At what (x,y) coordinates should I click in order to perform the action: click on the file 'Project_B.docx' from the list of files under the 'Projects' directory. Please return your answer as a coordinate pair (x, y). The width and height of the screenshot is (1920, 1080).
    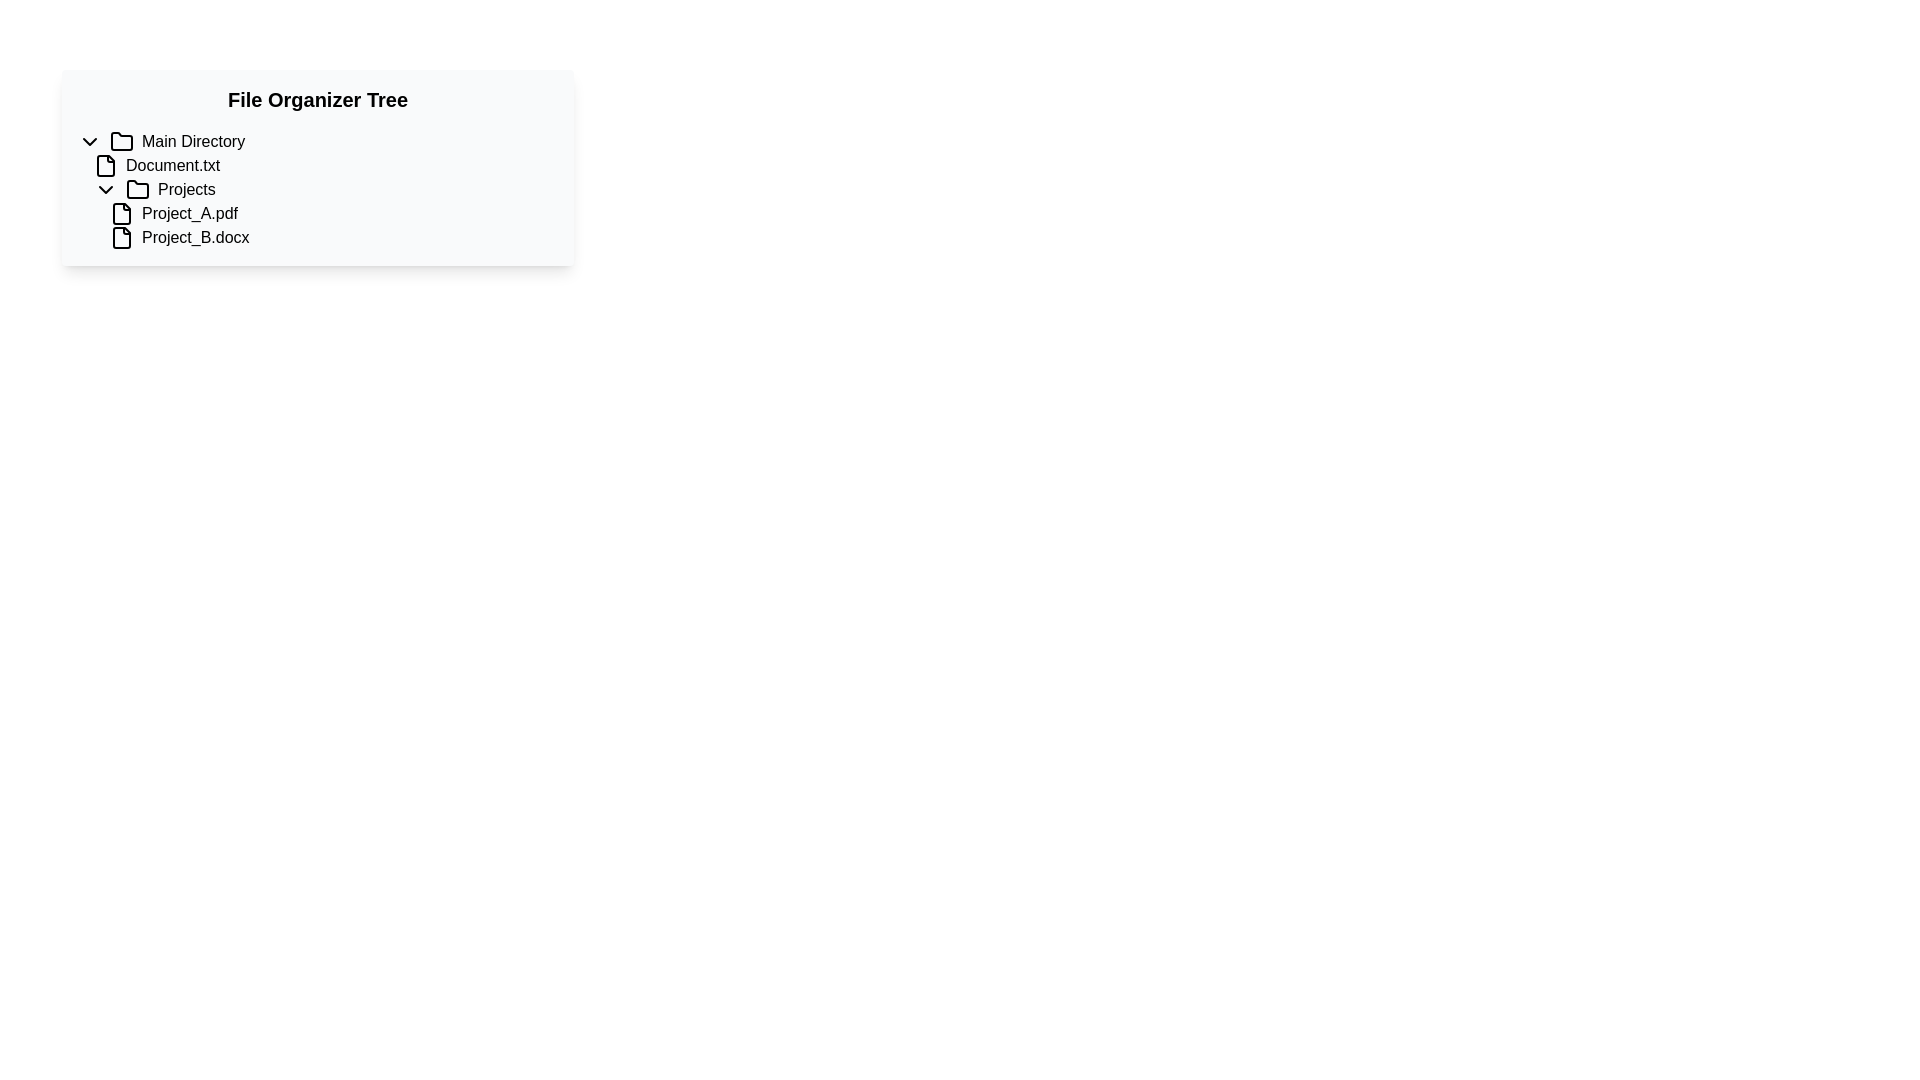
    Looking at the image, I should click on (334, 225).